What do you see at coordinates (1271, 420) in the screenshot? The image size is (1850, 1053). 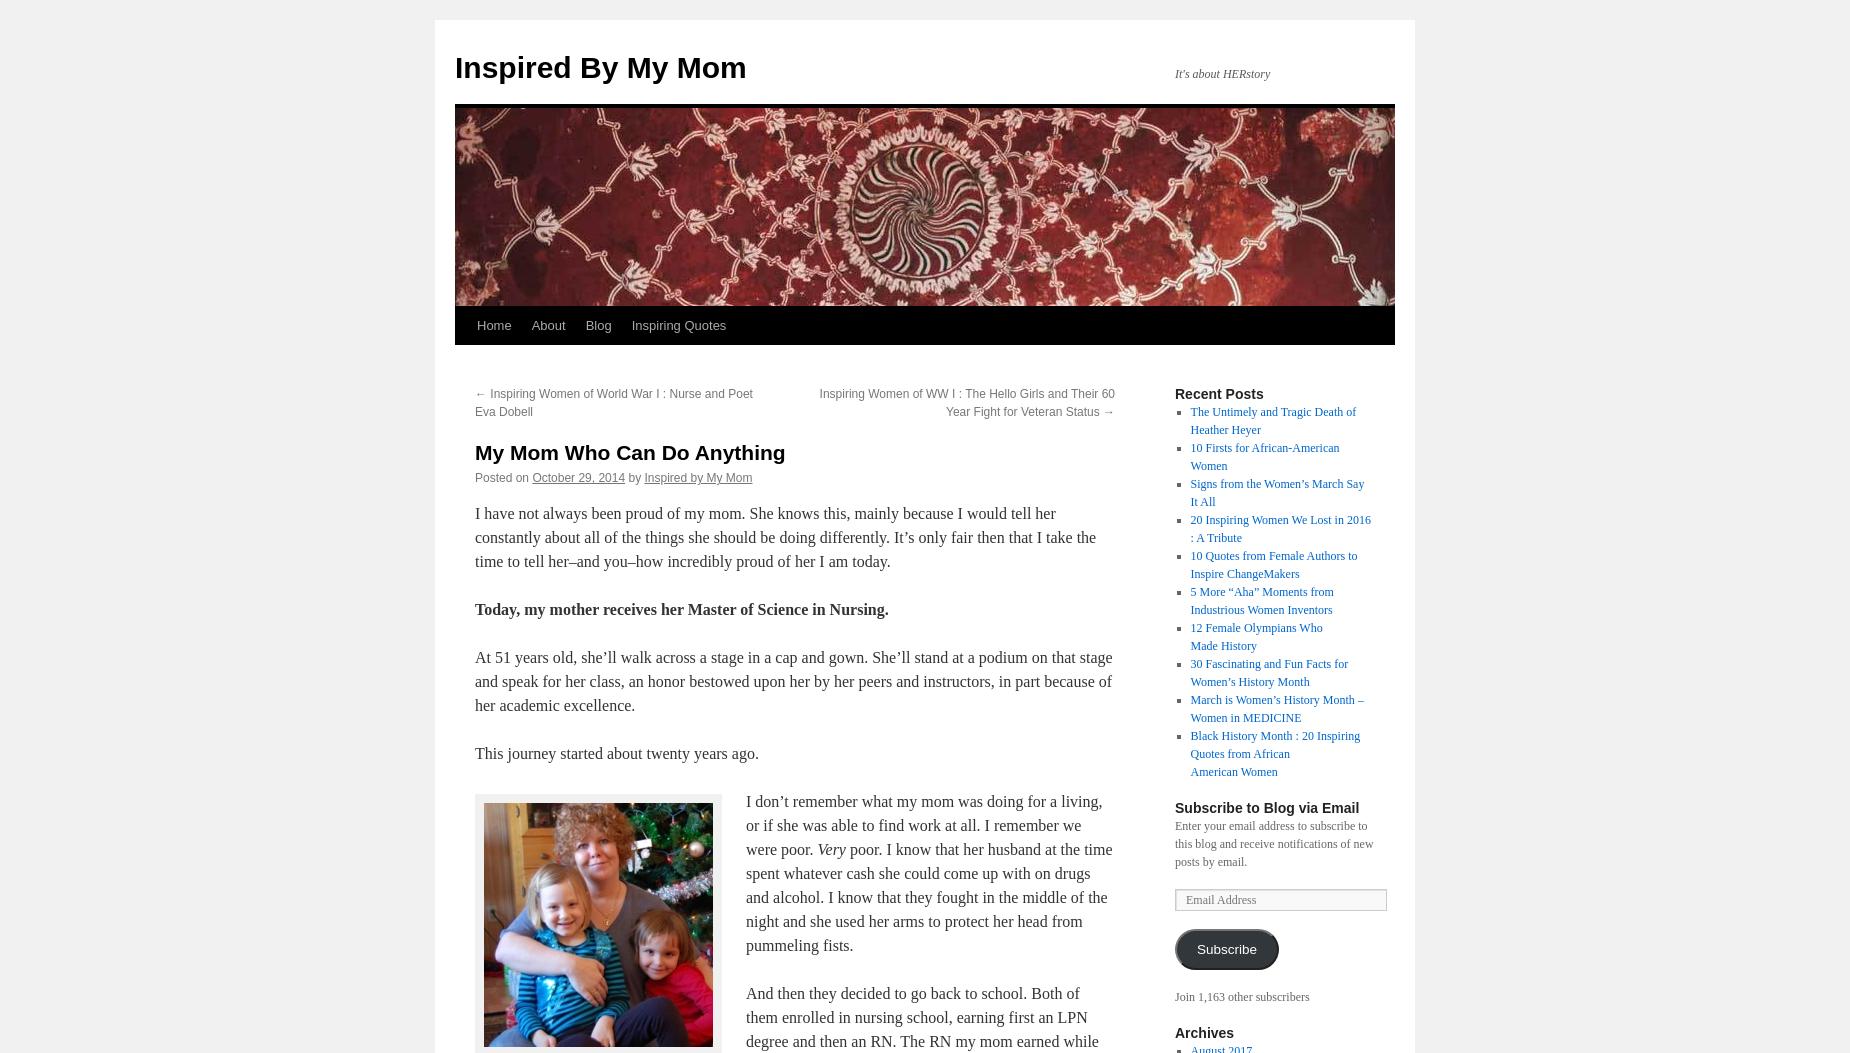 I see `'The Untimely and Tragic Death of Heather Heyer'` at bounding box center [1271, 420].